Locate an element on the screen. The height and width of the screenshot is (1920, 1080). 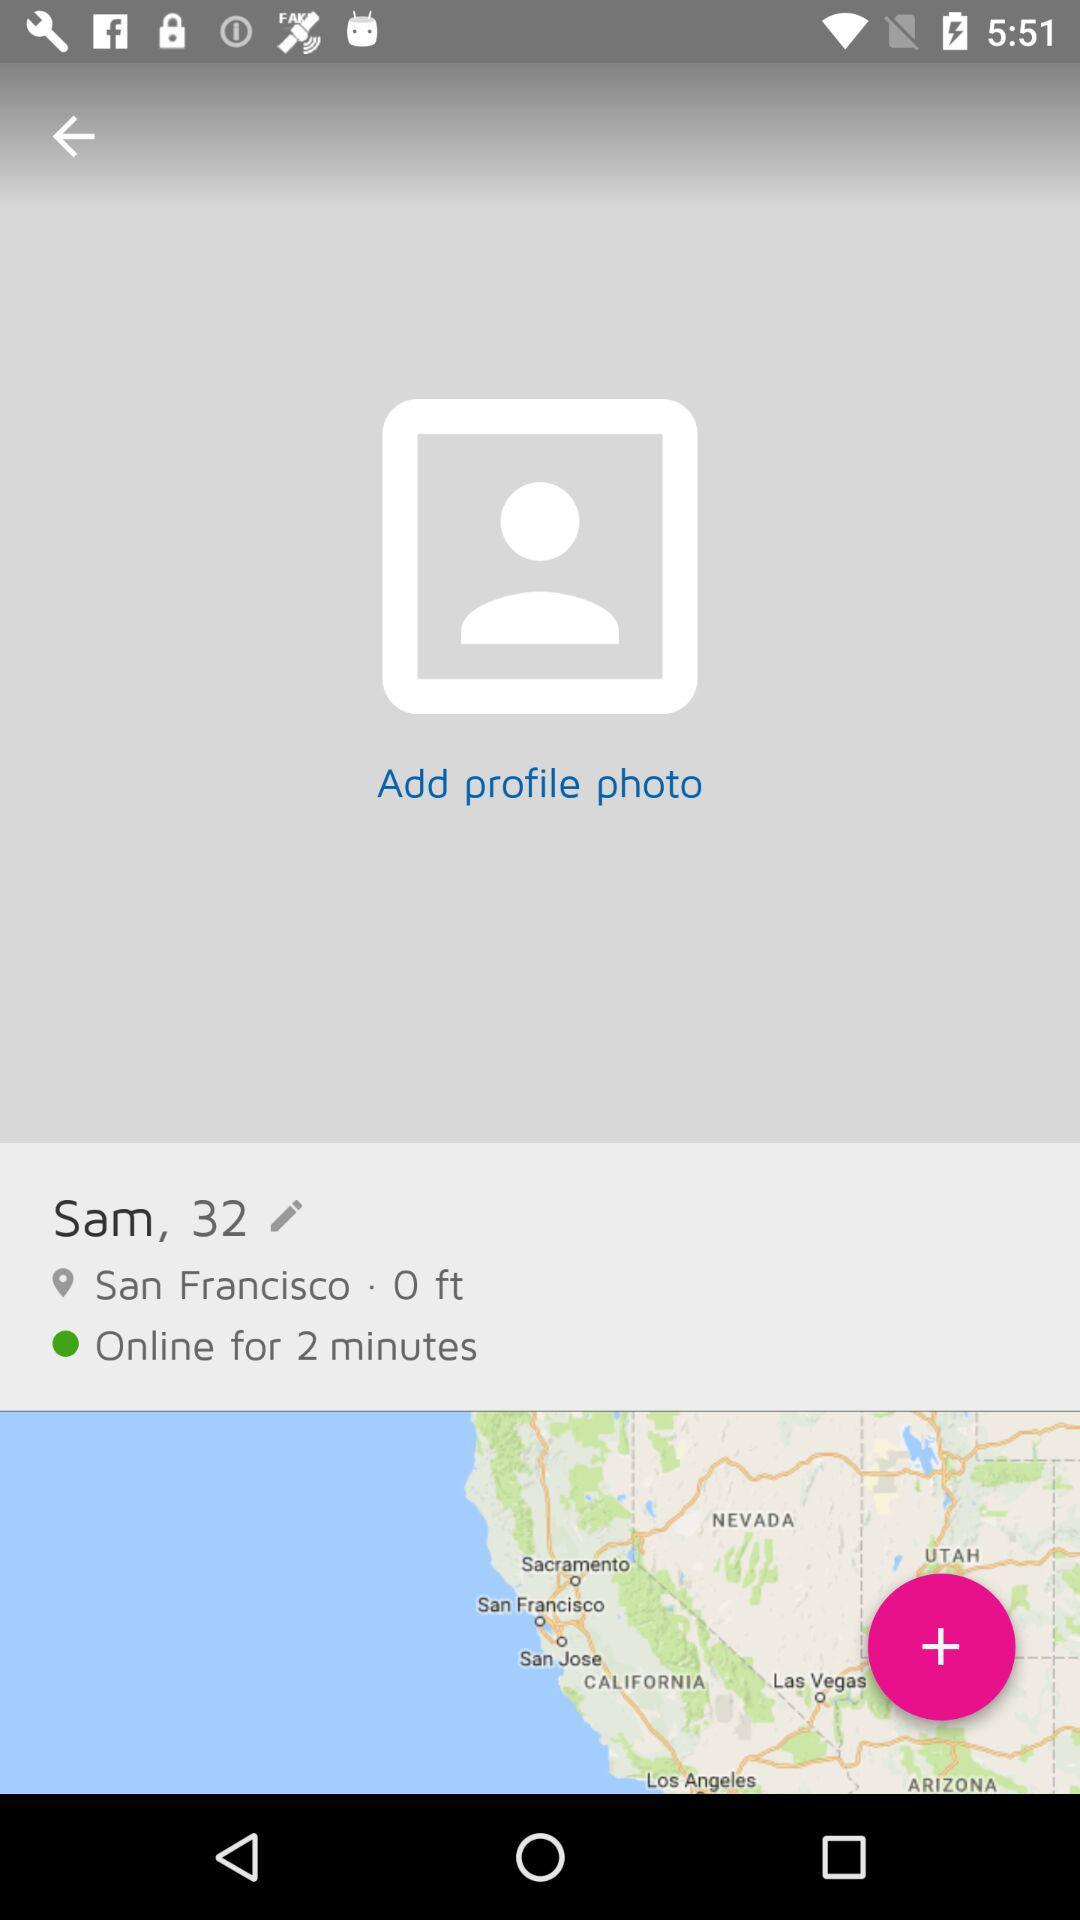
contact is located at coordinates (941, 1654).